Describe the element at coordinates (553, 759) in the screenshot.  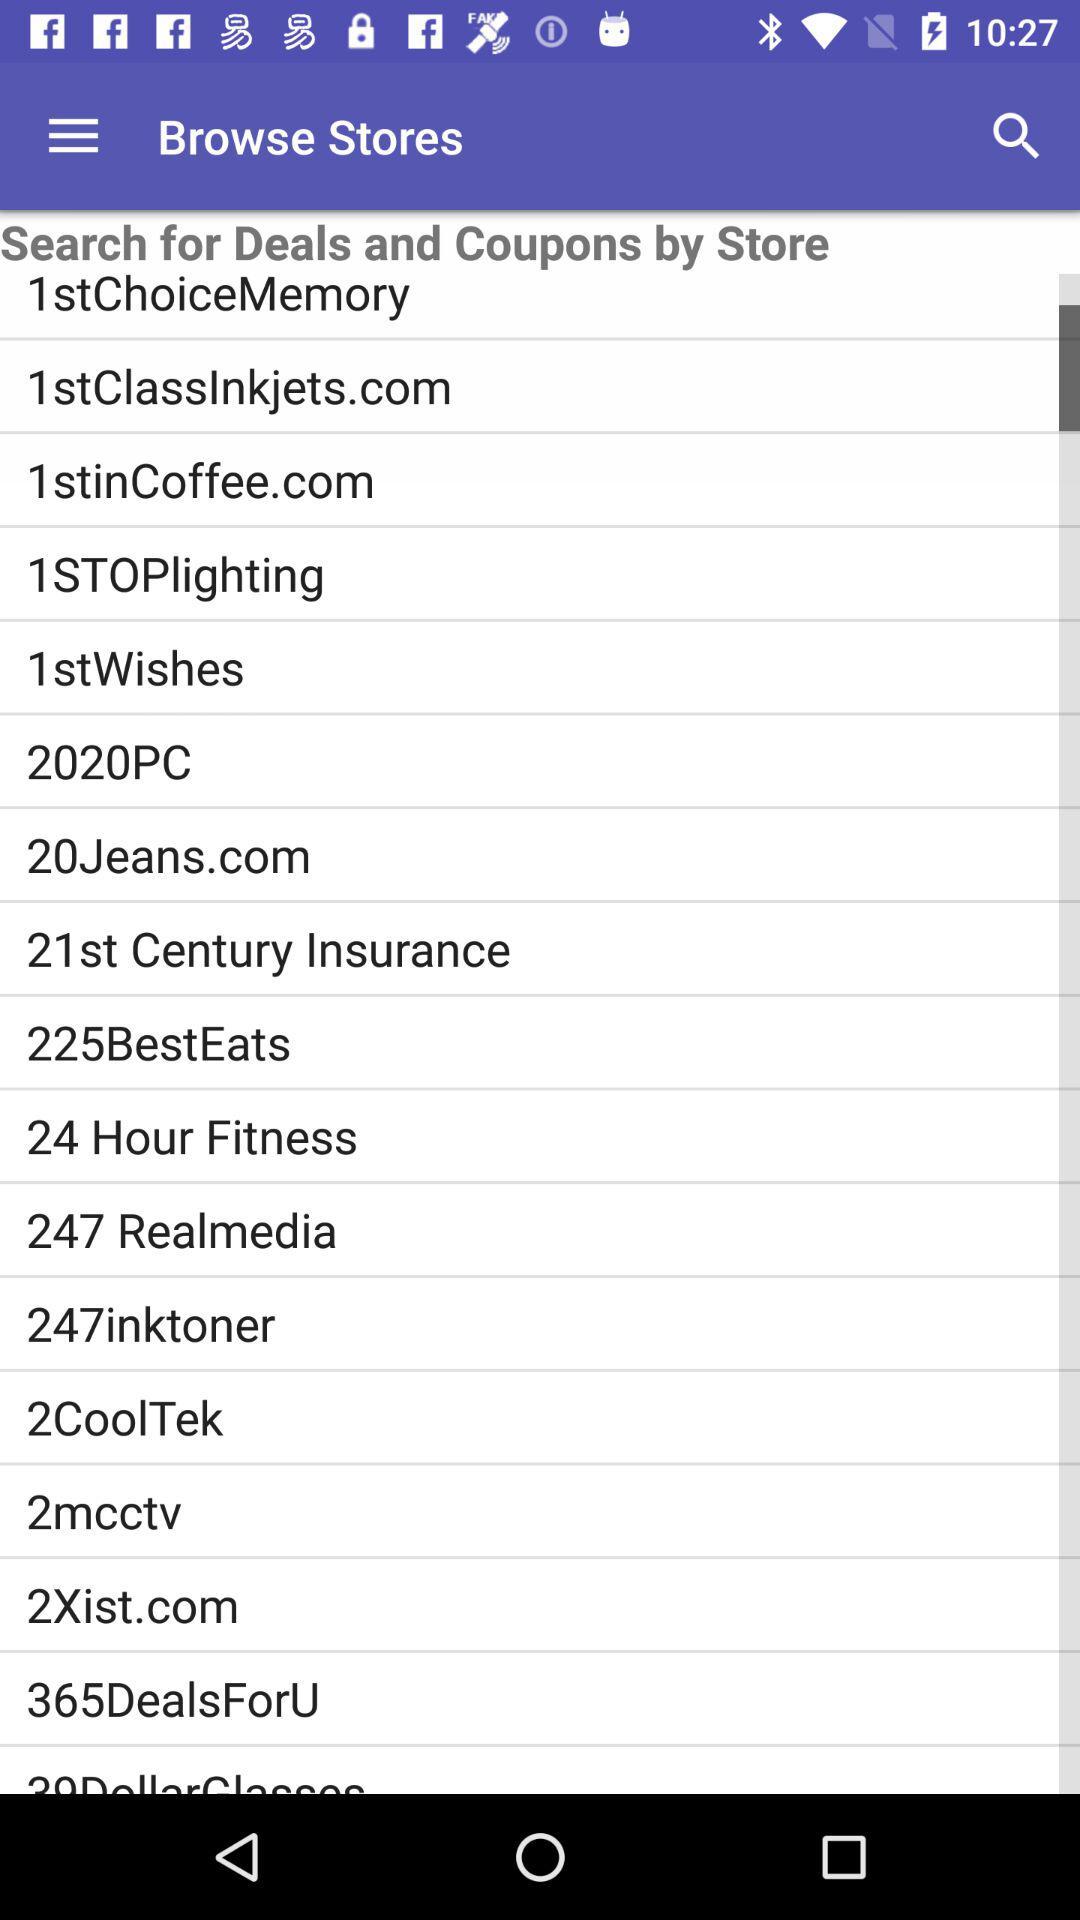
I see `the 2020pc icon` at that location.